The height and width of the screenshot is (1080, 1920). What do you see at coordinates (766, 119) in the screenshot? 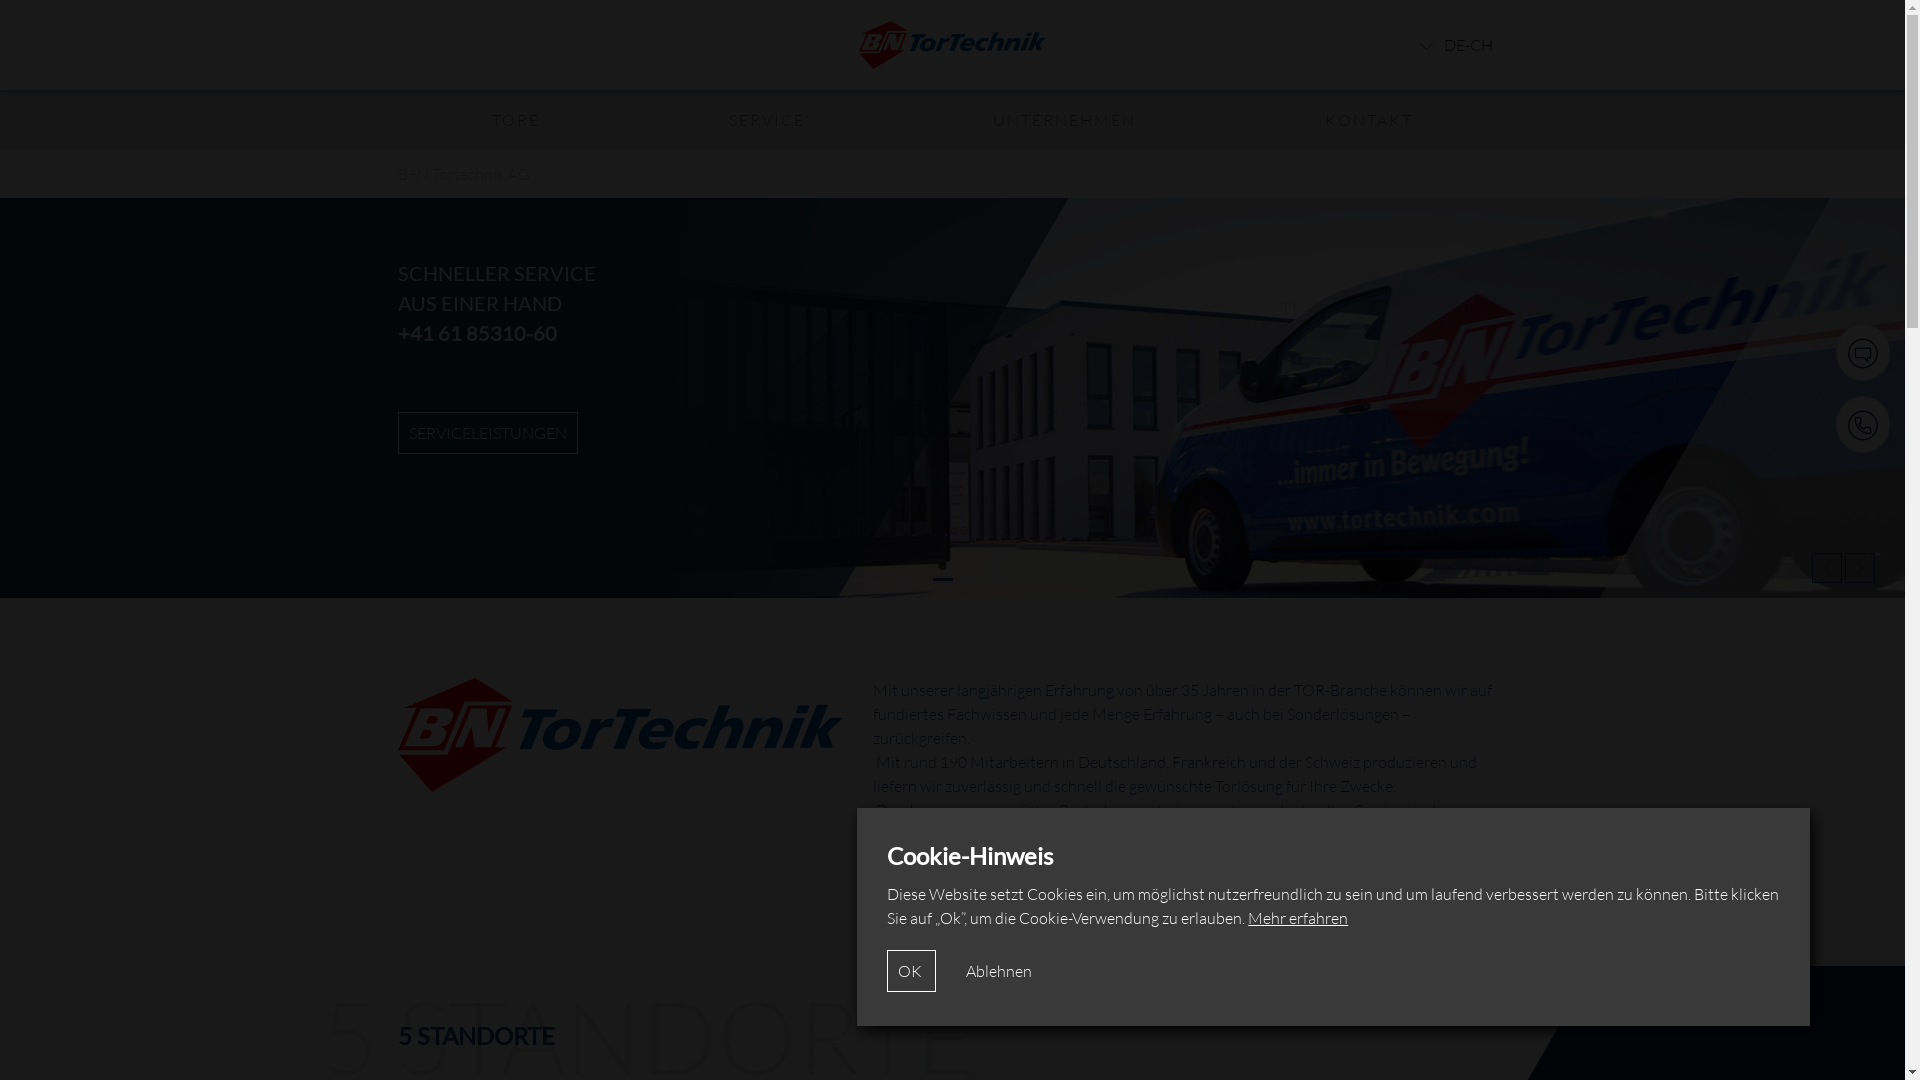
I see `'SERVICE'` at bounding box center [766, 119].